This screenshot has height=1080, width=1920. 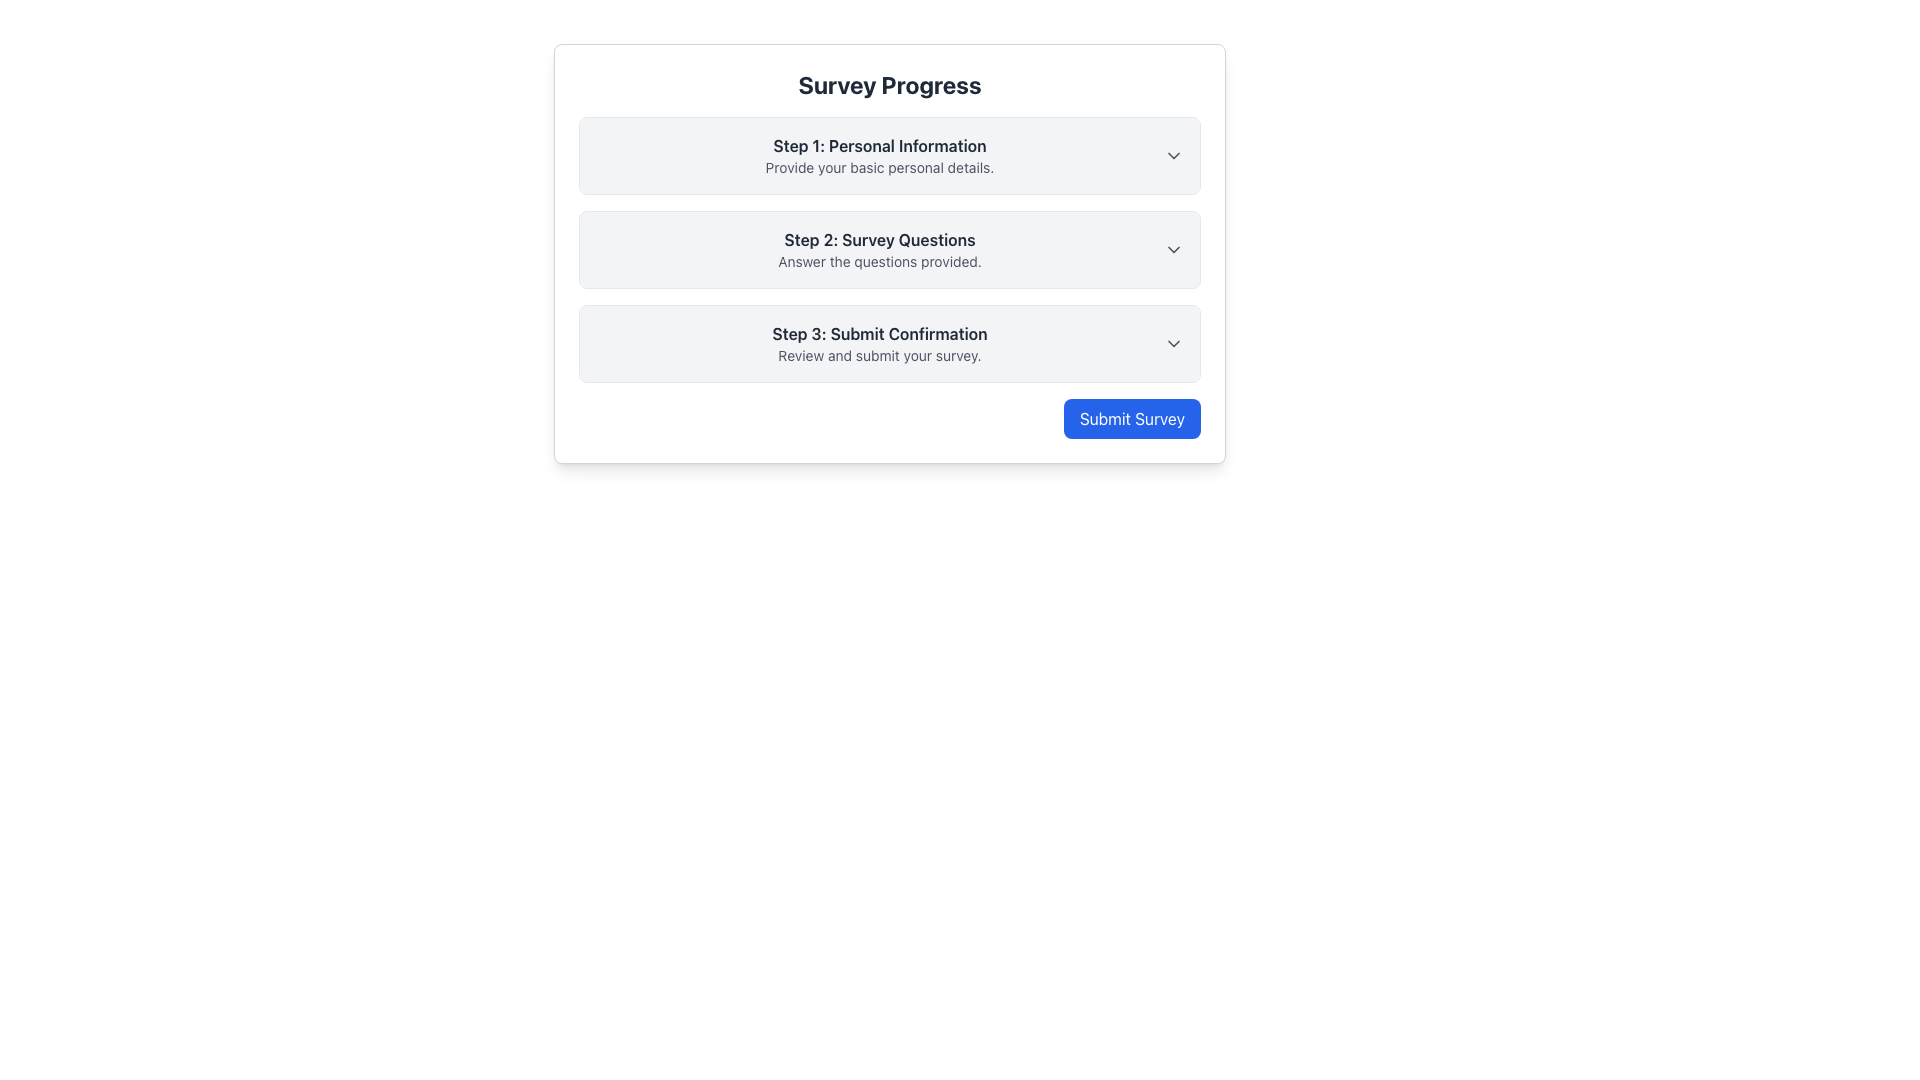 I want to click on the toggle icon located in the 'Step 3: Submit Confirmation' section, so click(x=1174, y=342).